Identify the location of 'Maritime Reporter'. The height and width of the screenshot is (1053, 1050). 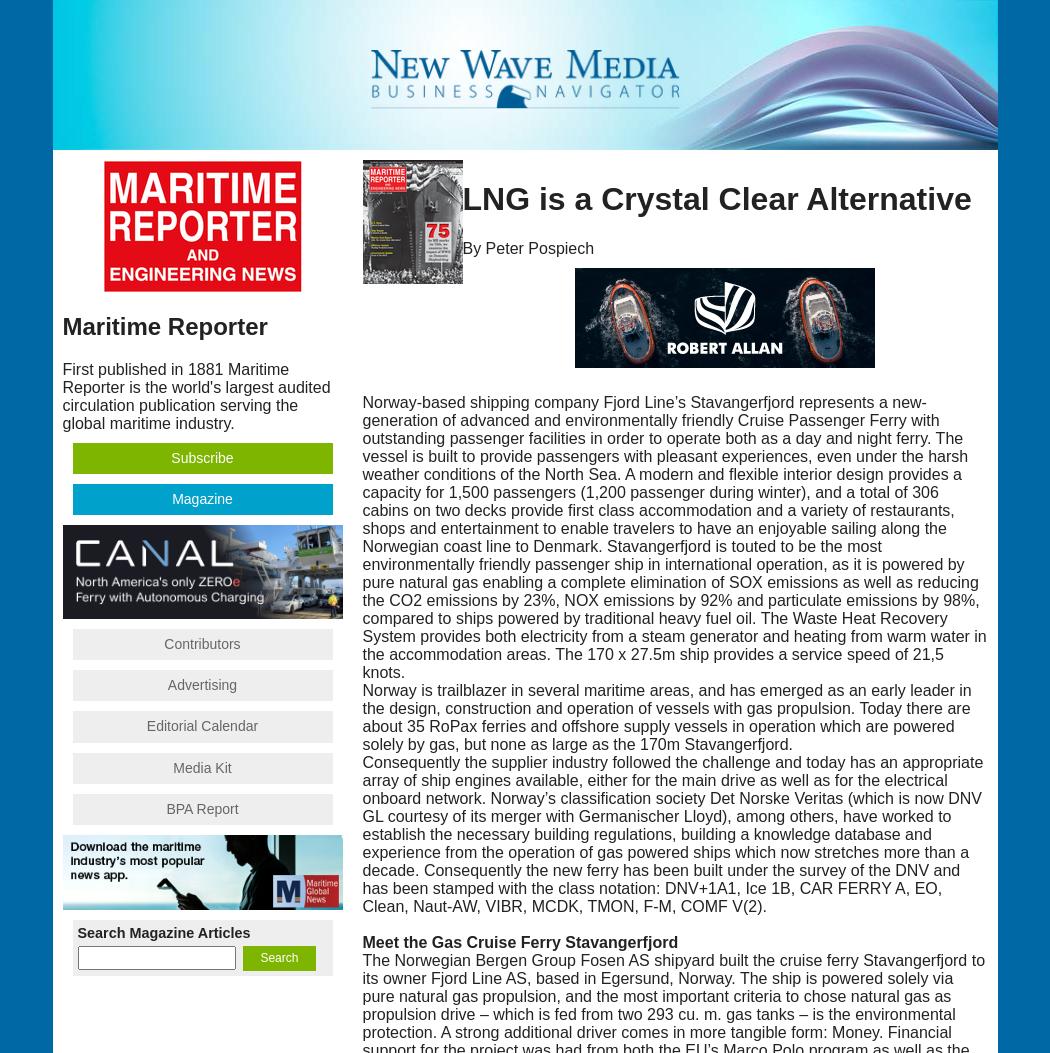
(164, 325).